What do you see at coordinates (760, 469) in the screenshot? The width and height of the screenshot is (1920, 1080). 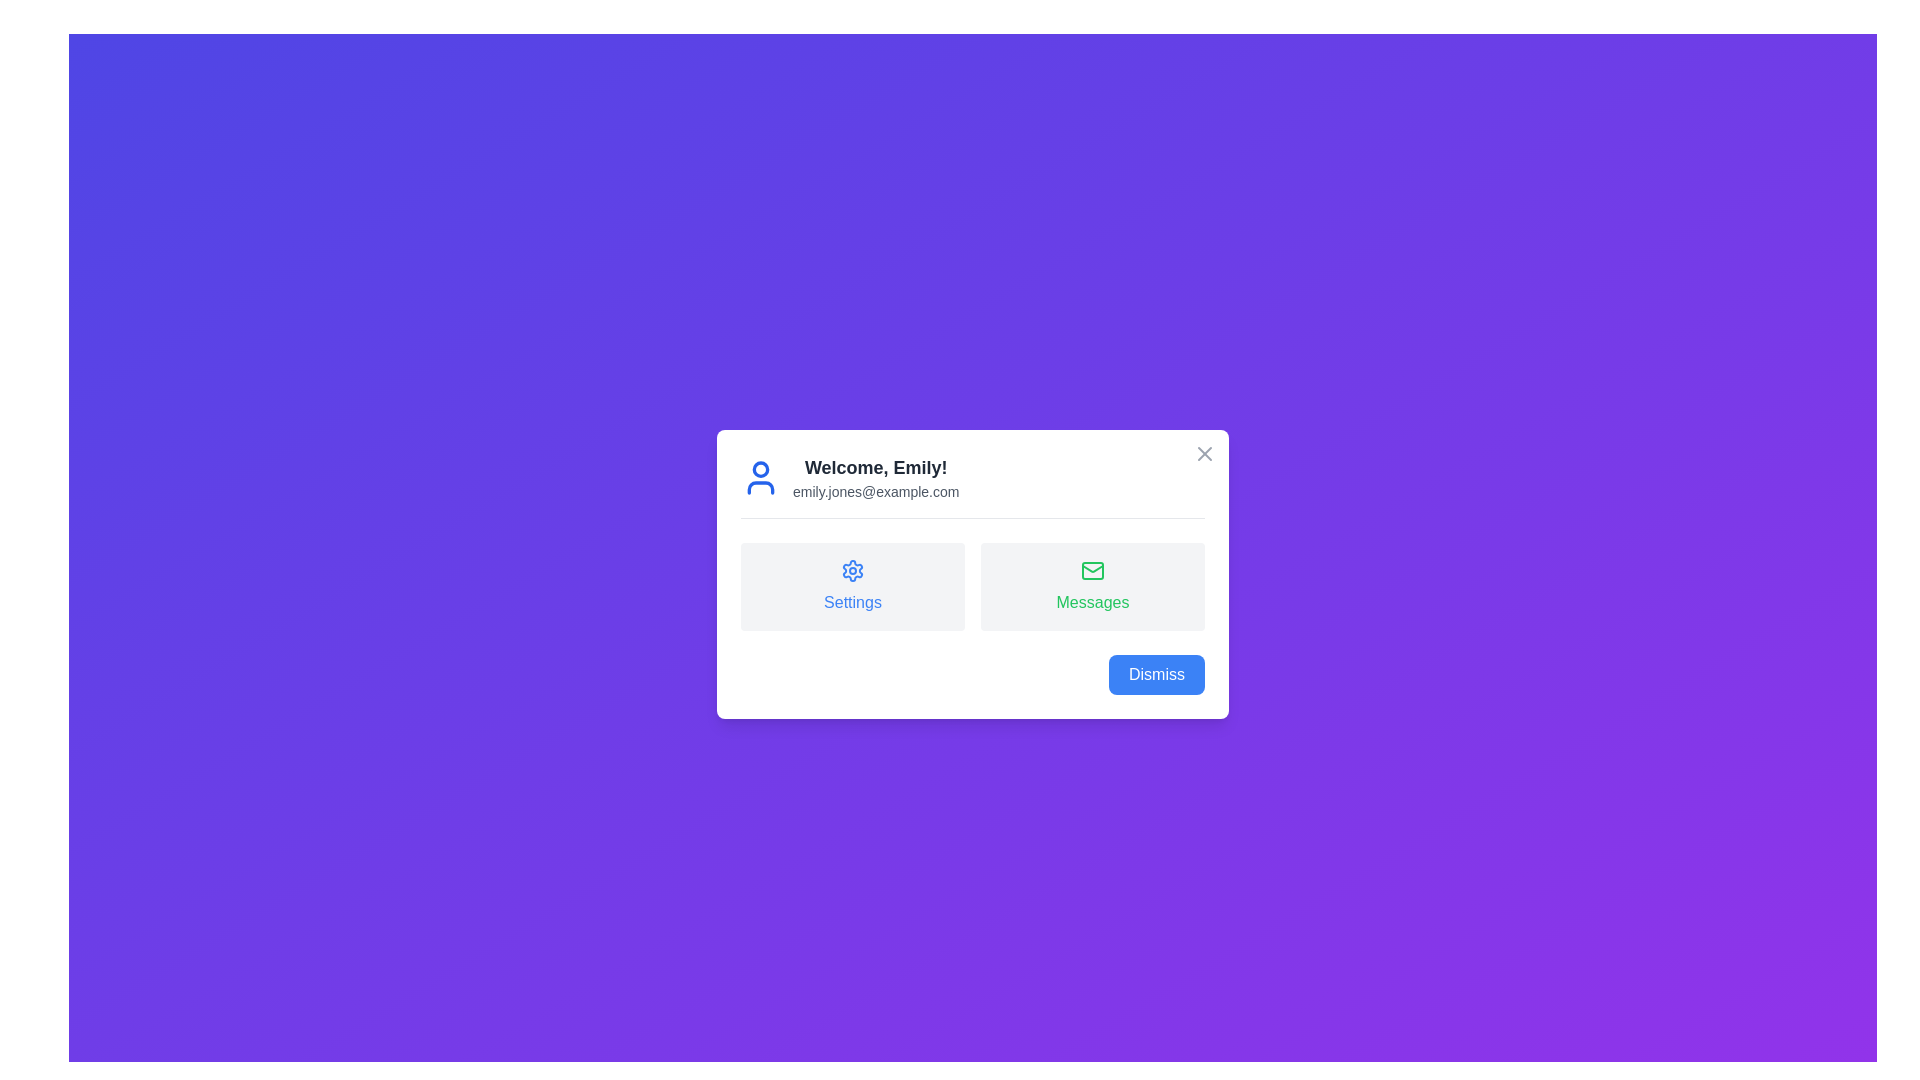 I see `the circular profile icon that resembles a user's head, located in the upper-left corner of the card, slightly to the left of the welcome greeting text` at bounding box center [760, 469].